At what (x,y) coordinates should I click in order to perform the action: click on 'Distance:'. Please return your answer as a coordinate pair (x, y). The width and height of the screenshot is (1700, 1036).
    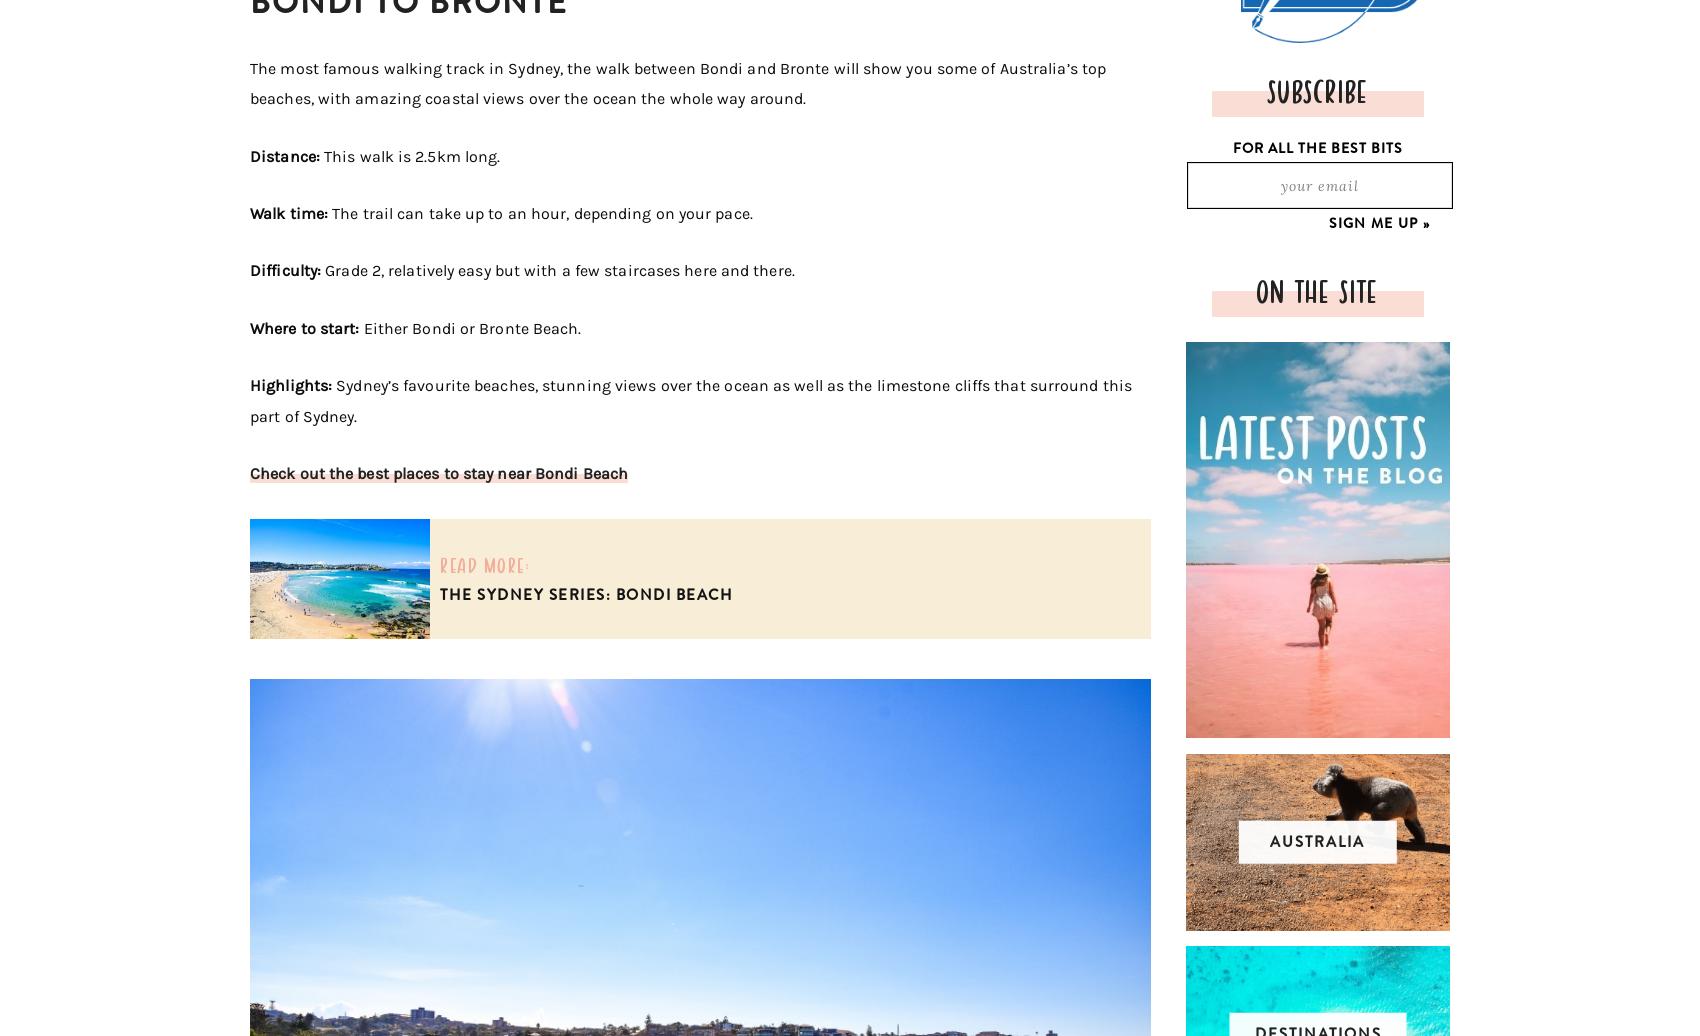
    Looking at the image, I should click on (286, 155).